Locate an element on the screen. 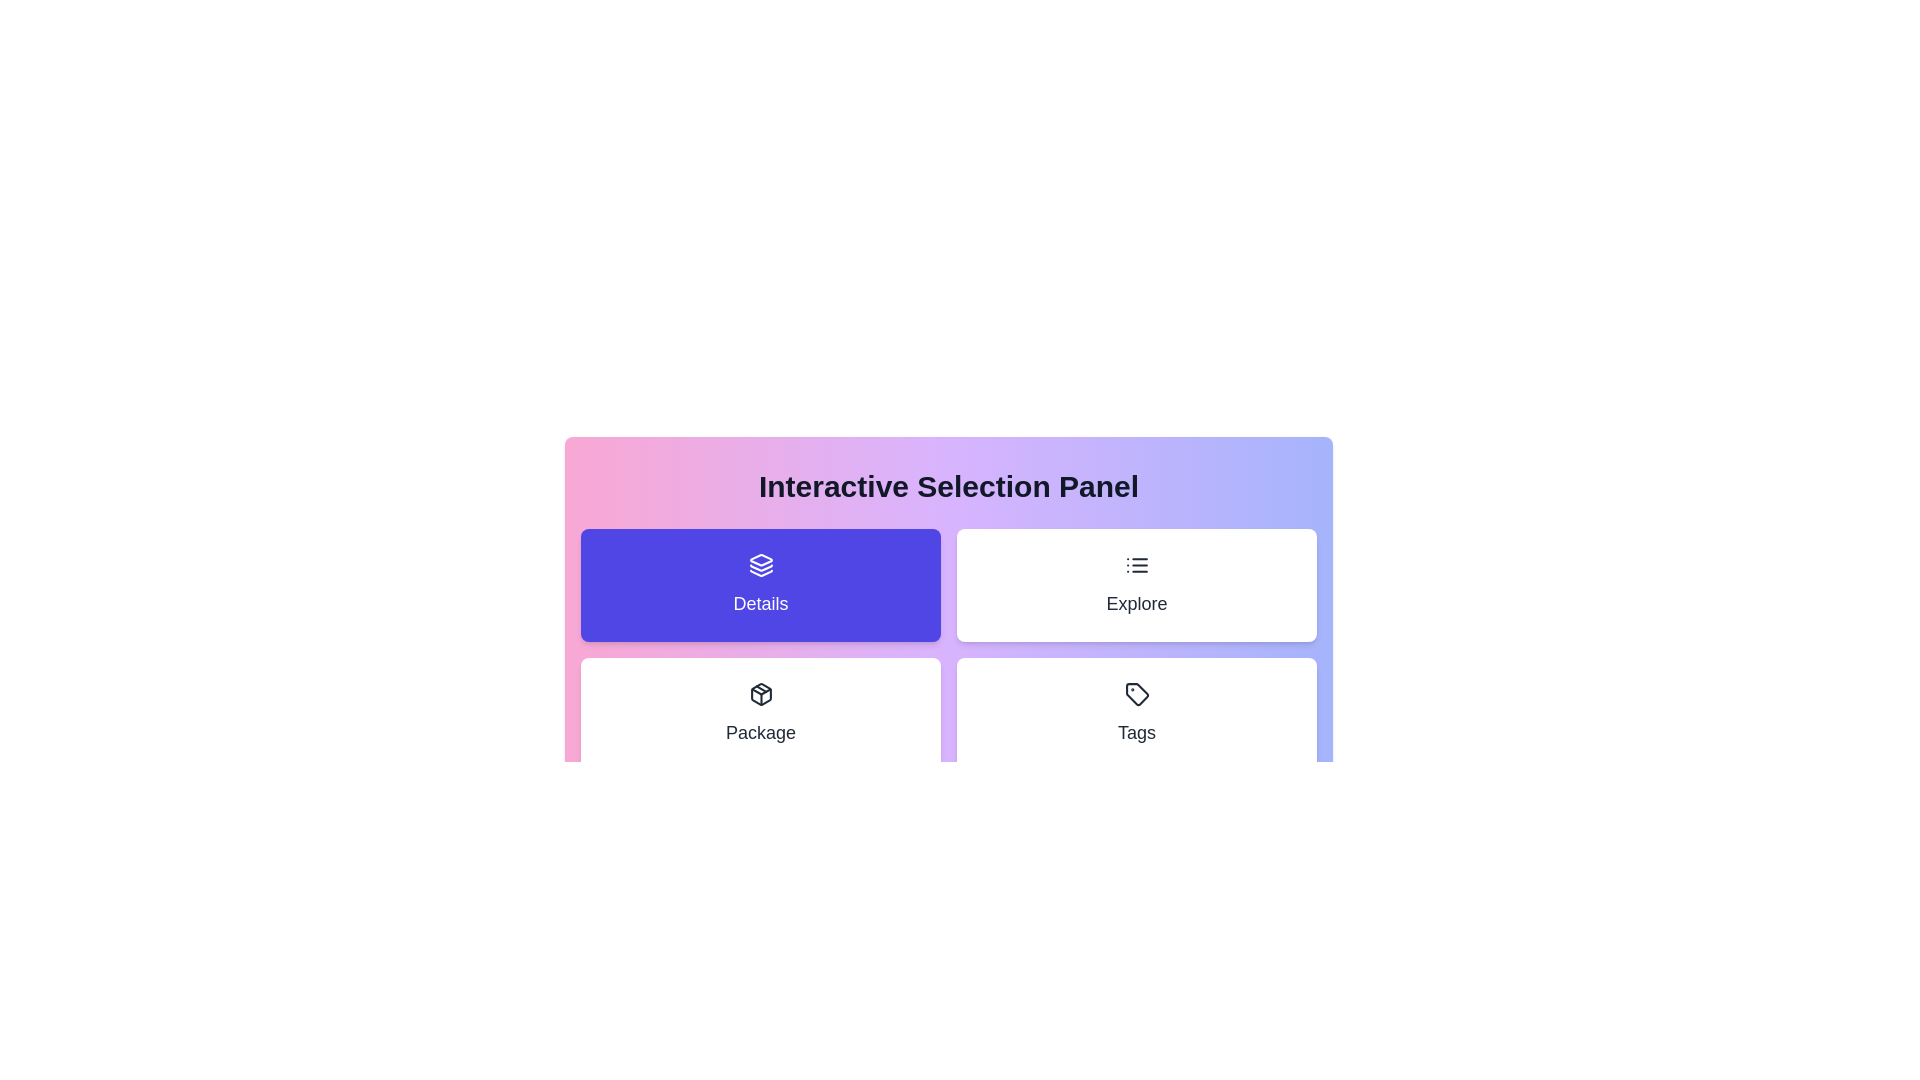  the 'Details' button located in the top-left quadrant of the grid is located at coordinates (760, 585).